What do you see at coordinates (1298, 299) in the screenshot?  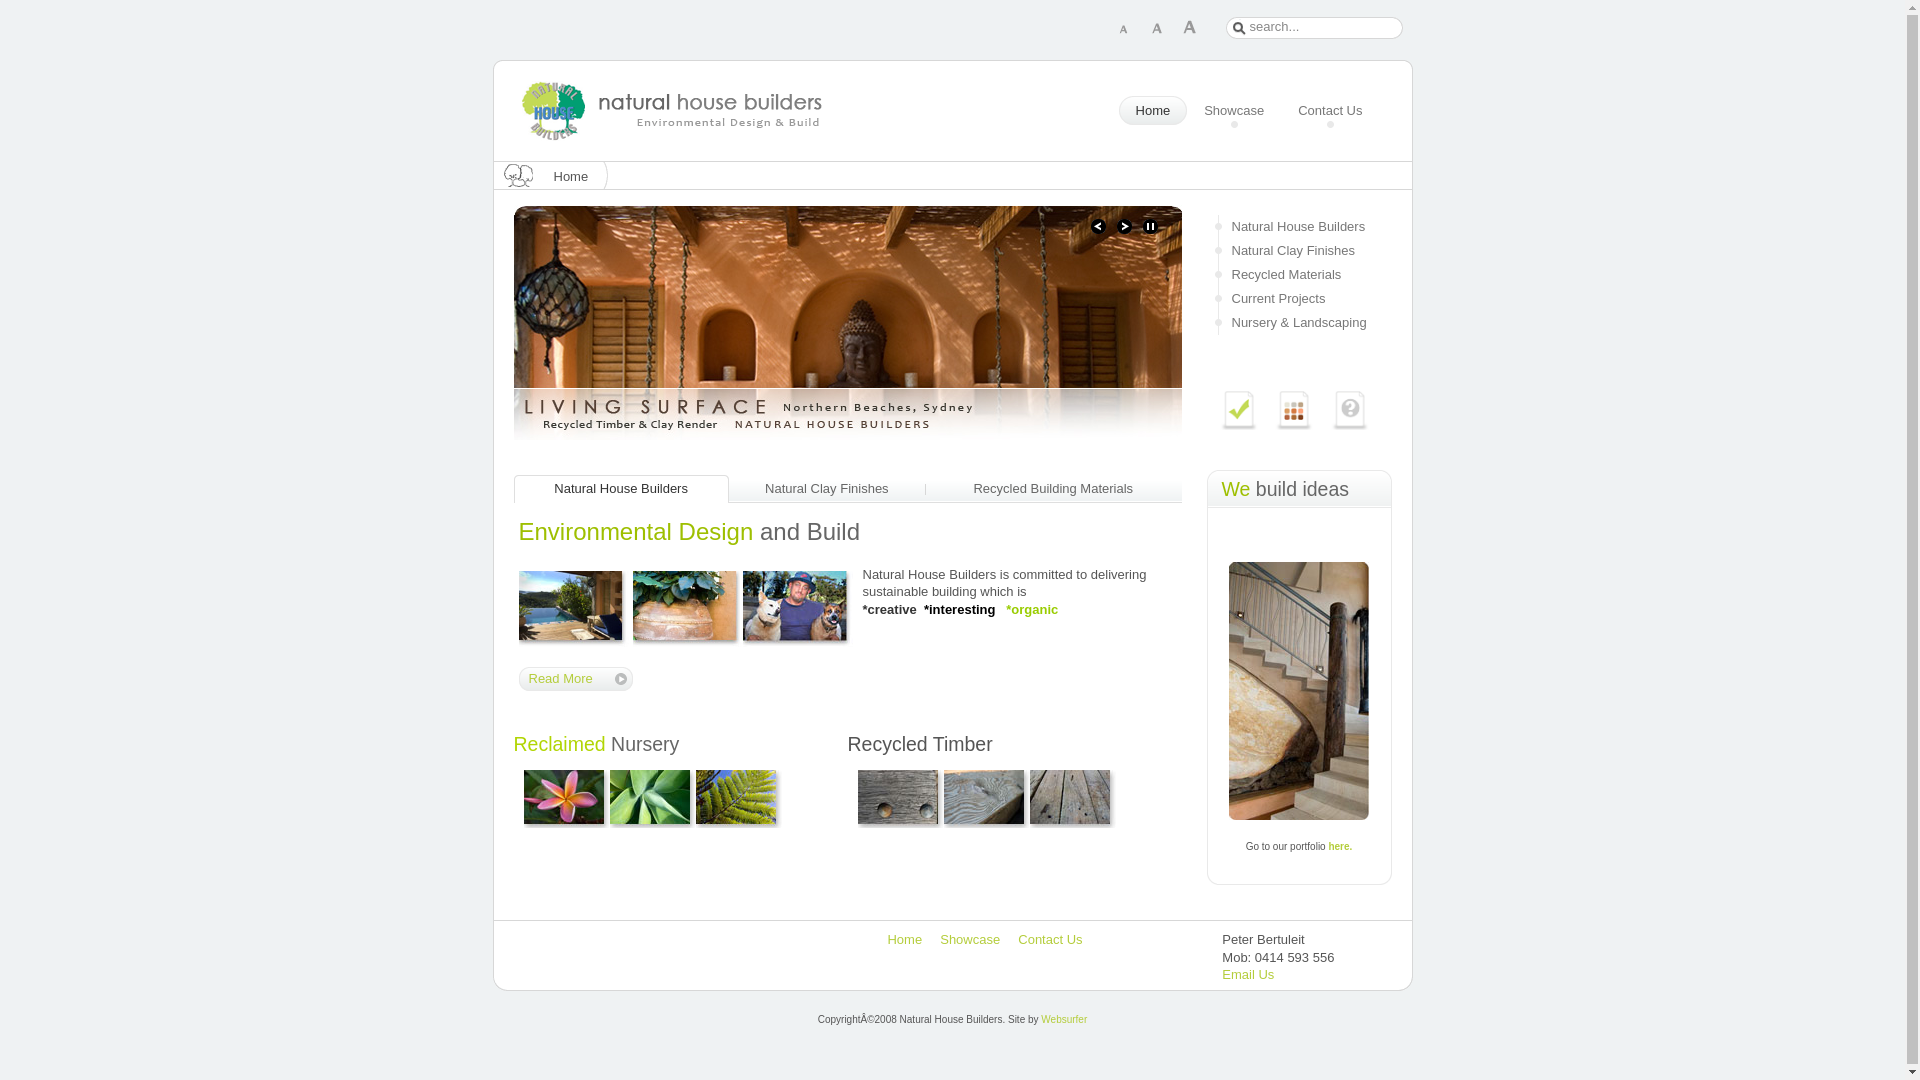 I see `'Current Projects'` at bounding box center [1298, 299].